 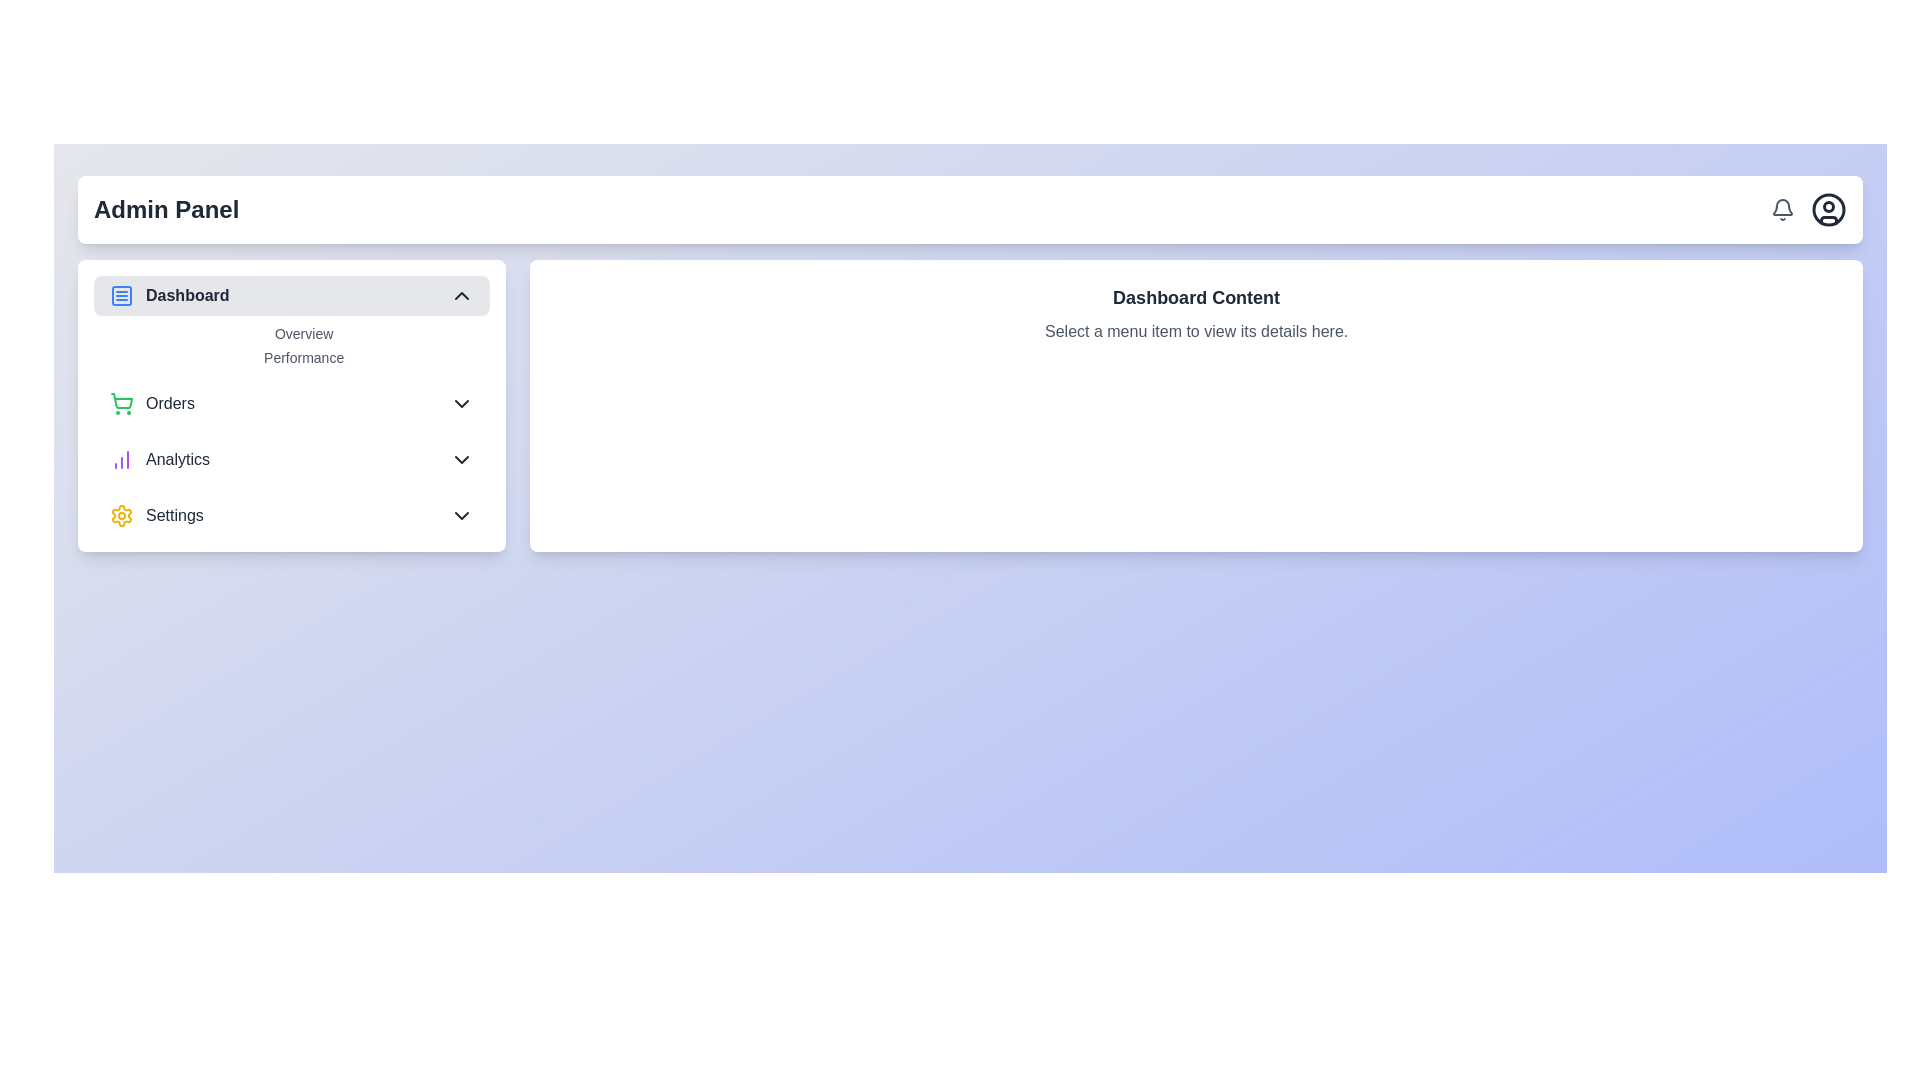 What do you see at coordinates (291, 405) in the screenshot?
I see `the vertical navigation menu located on the left side of the interface` at bounding box center [291, 405].